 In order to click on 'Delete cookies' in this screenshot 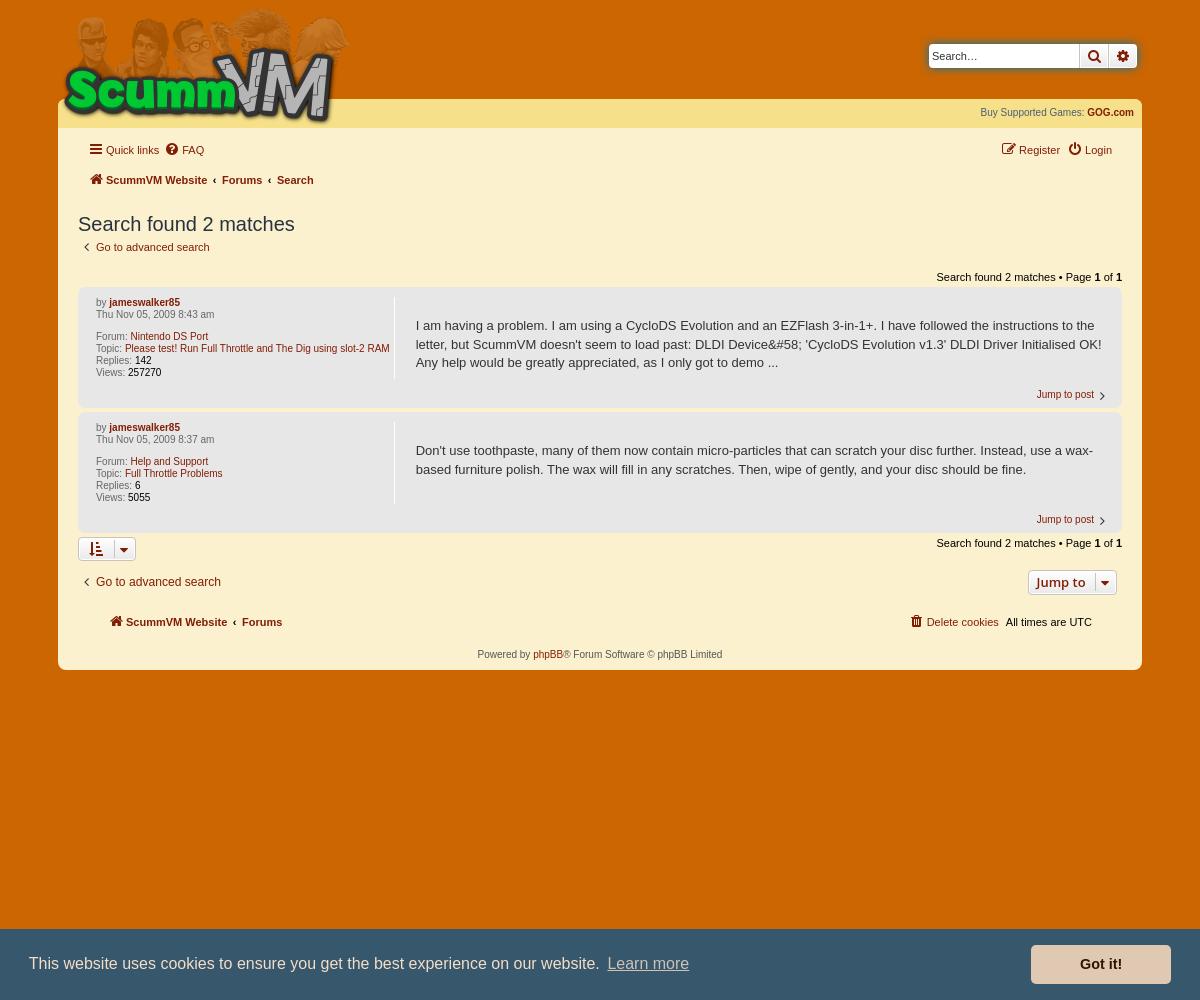, I will do `click(962, 620)`.